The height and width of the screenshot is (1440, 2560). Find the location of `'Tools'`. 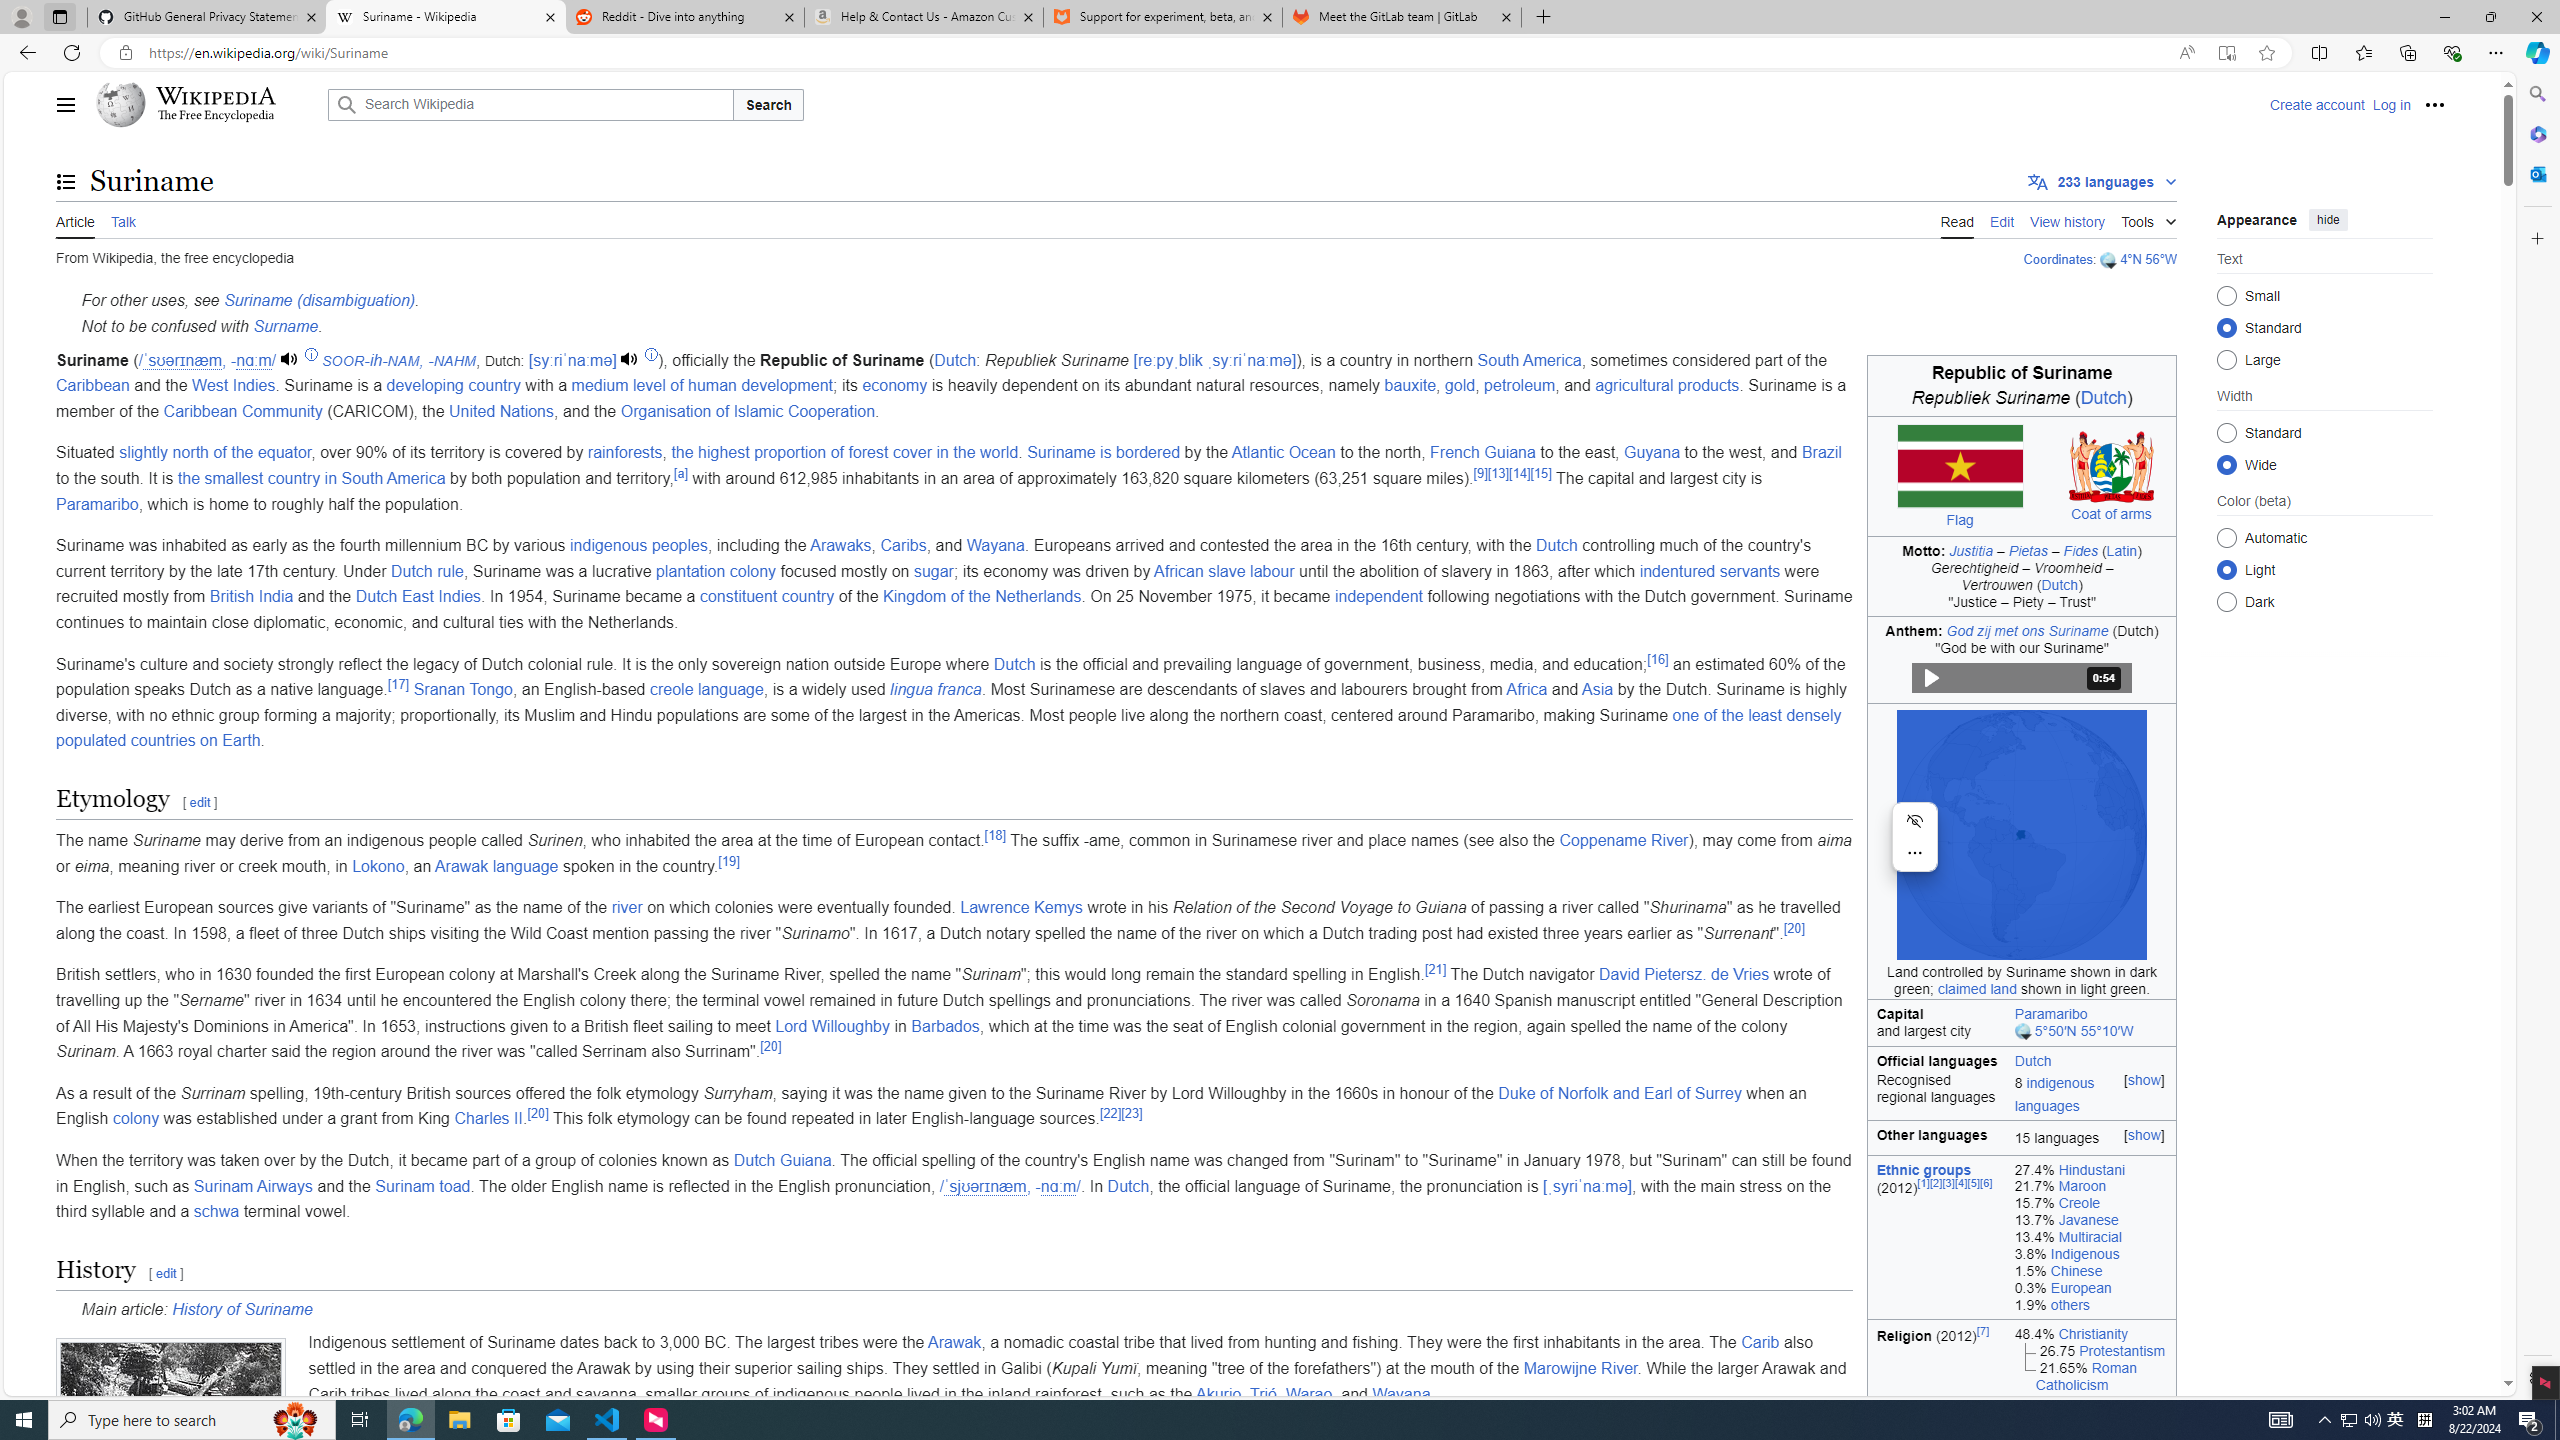

'Tools' is located at coordinates (2148, 218).